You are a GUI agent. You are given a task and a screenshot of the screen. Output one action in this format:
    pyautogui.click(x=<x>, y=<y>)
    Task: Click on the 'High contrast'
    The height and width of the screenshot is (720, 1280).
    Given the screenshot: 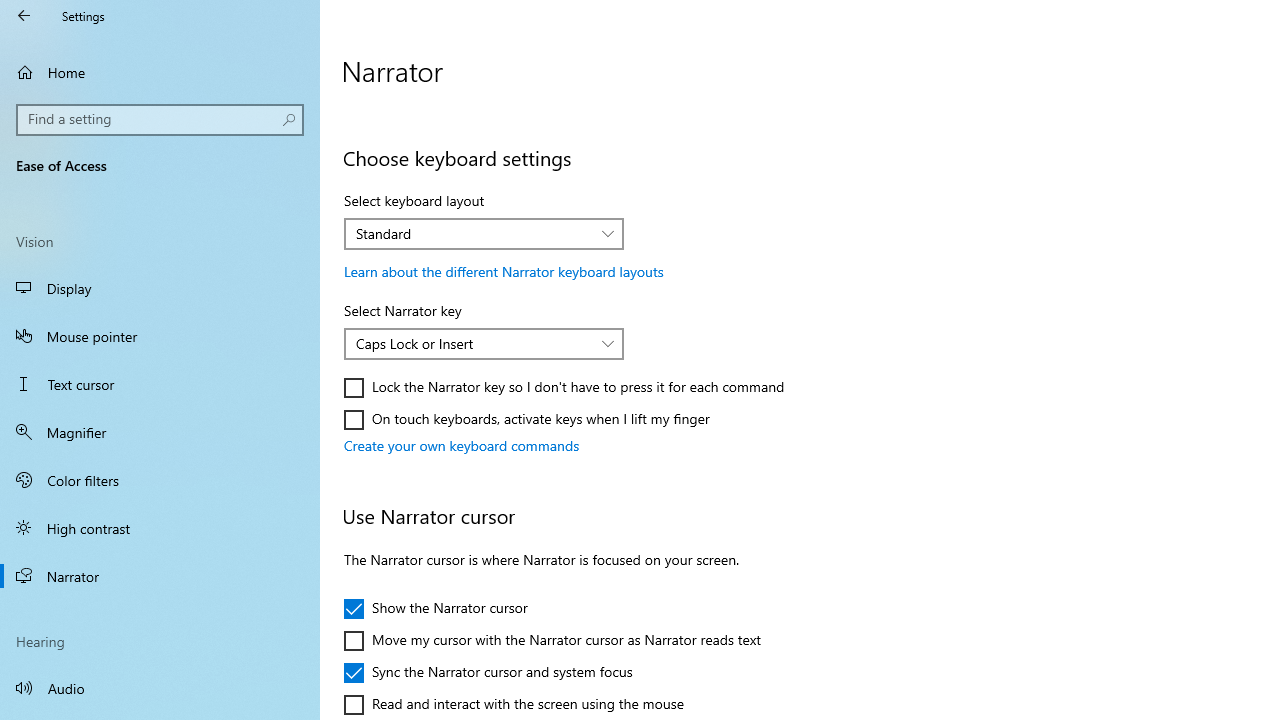 What is the action you would take?
    pyautogui.click(x=160, y=527)
    